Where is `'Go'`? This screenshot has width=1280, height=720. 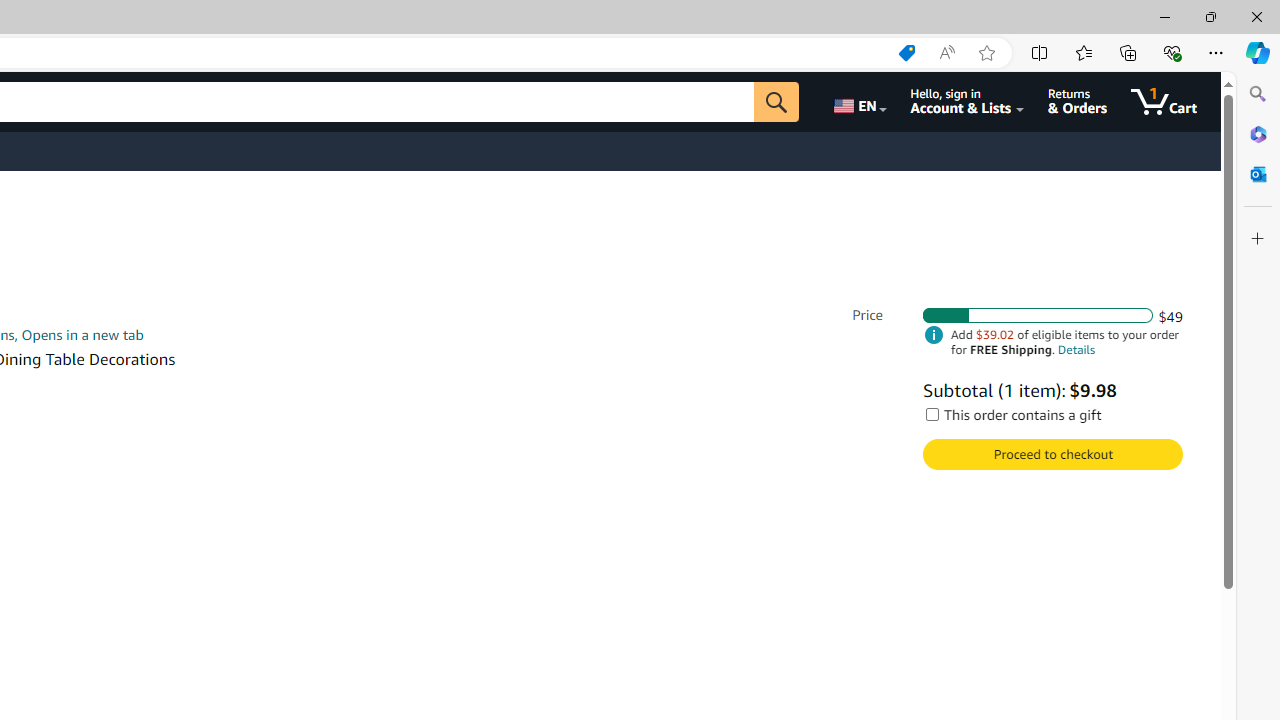
'Go' is located at coordinates (775, 101).